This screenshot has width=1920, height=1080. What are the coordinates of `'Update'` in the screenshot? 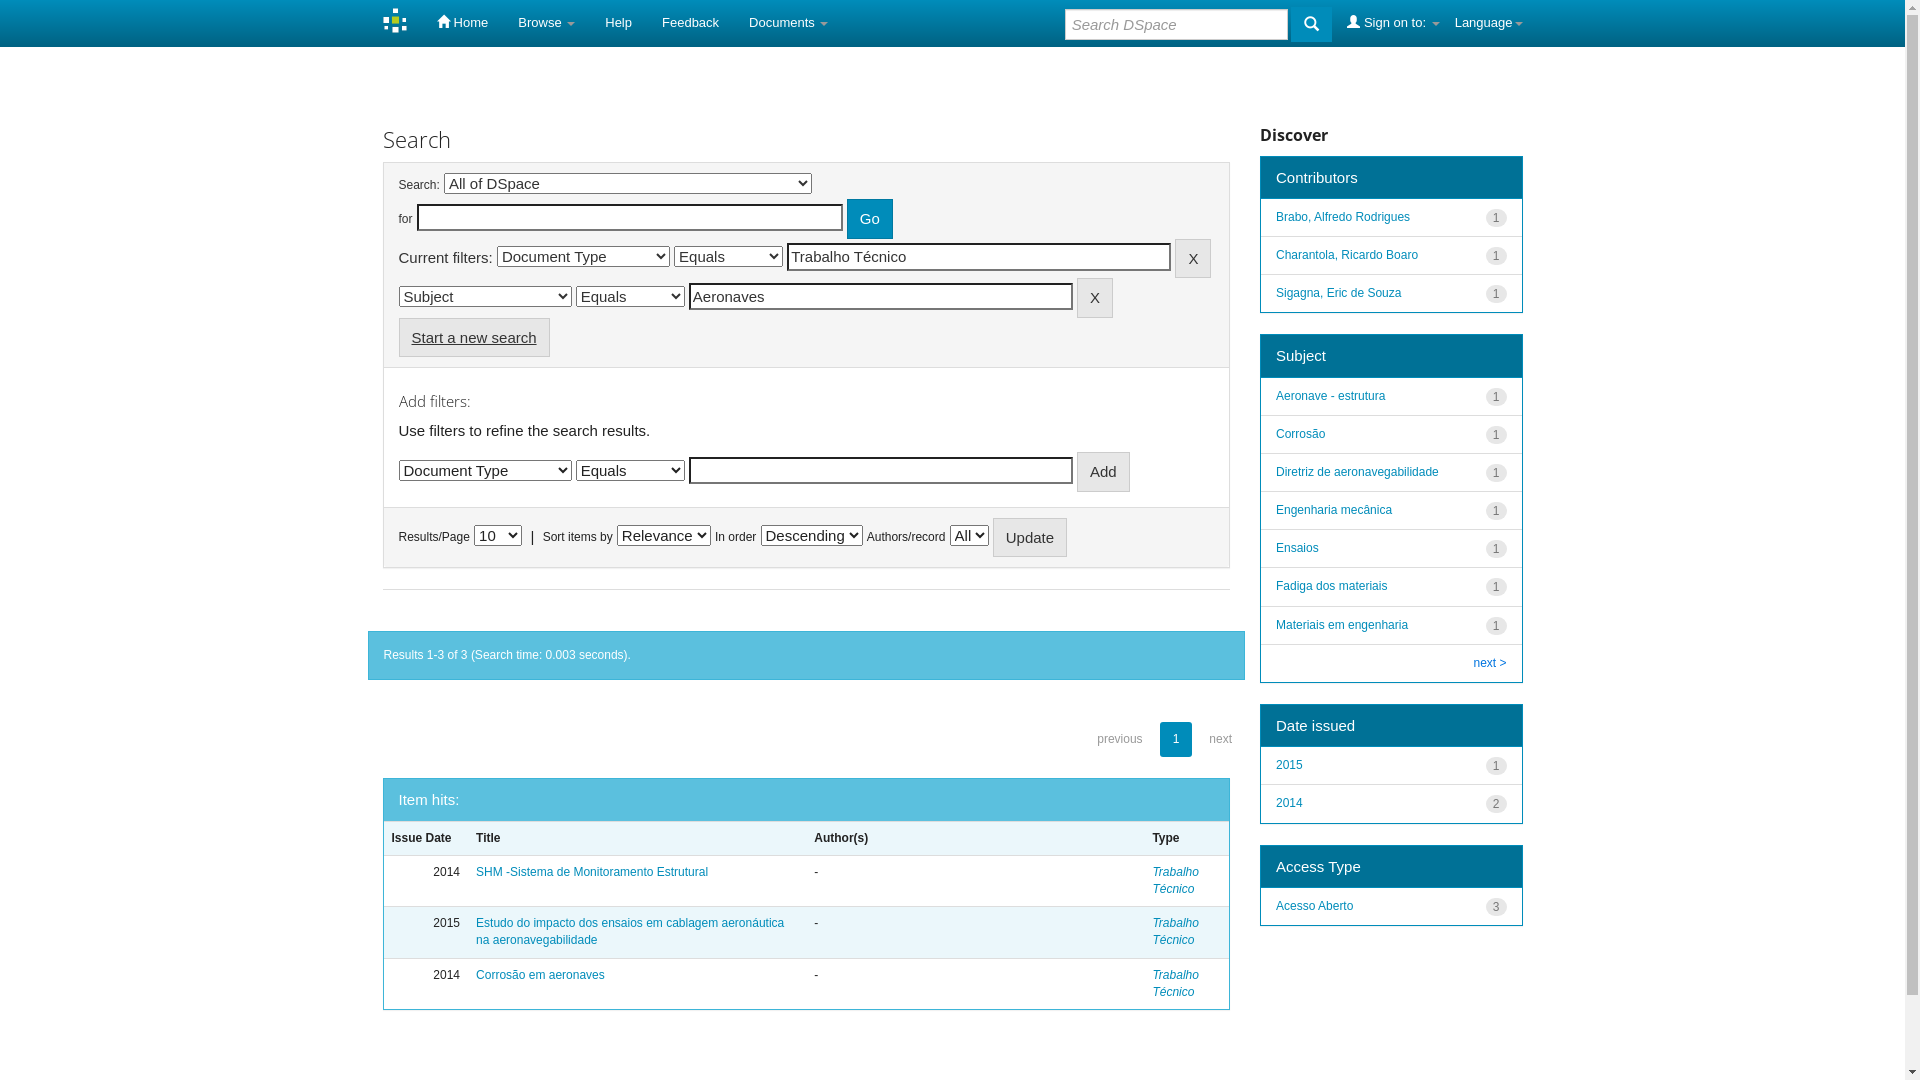 It's located at (1030, 536).